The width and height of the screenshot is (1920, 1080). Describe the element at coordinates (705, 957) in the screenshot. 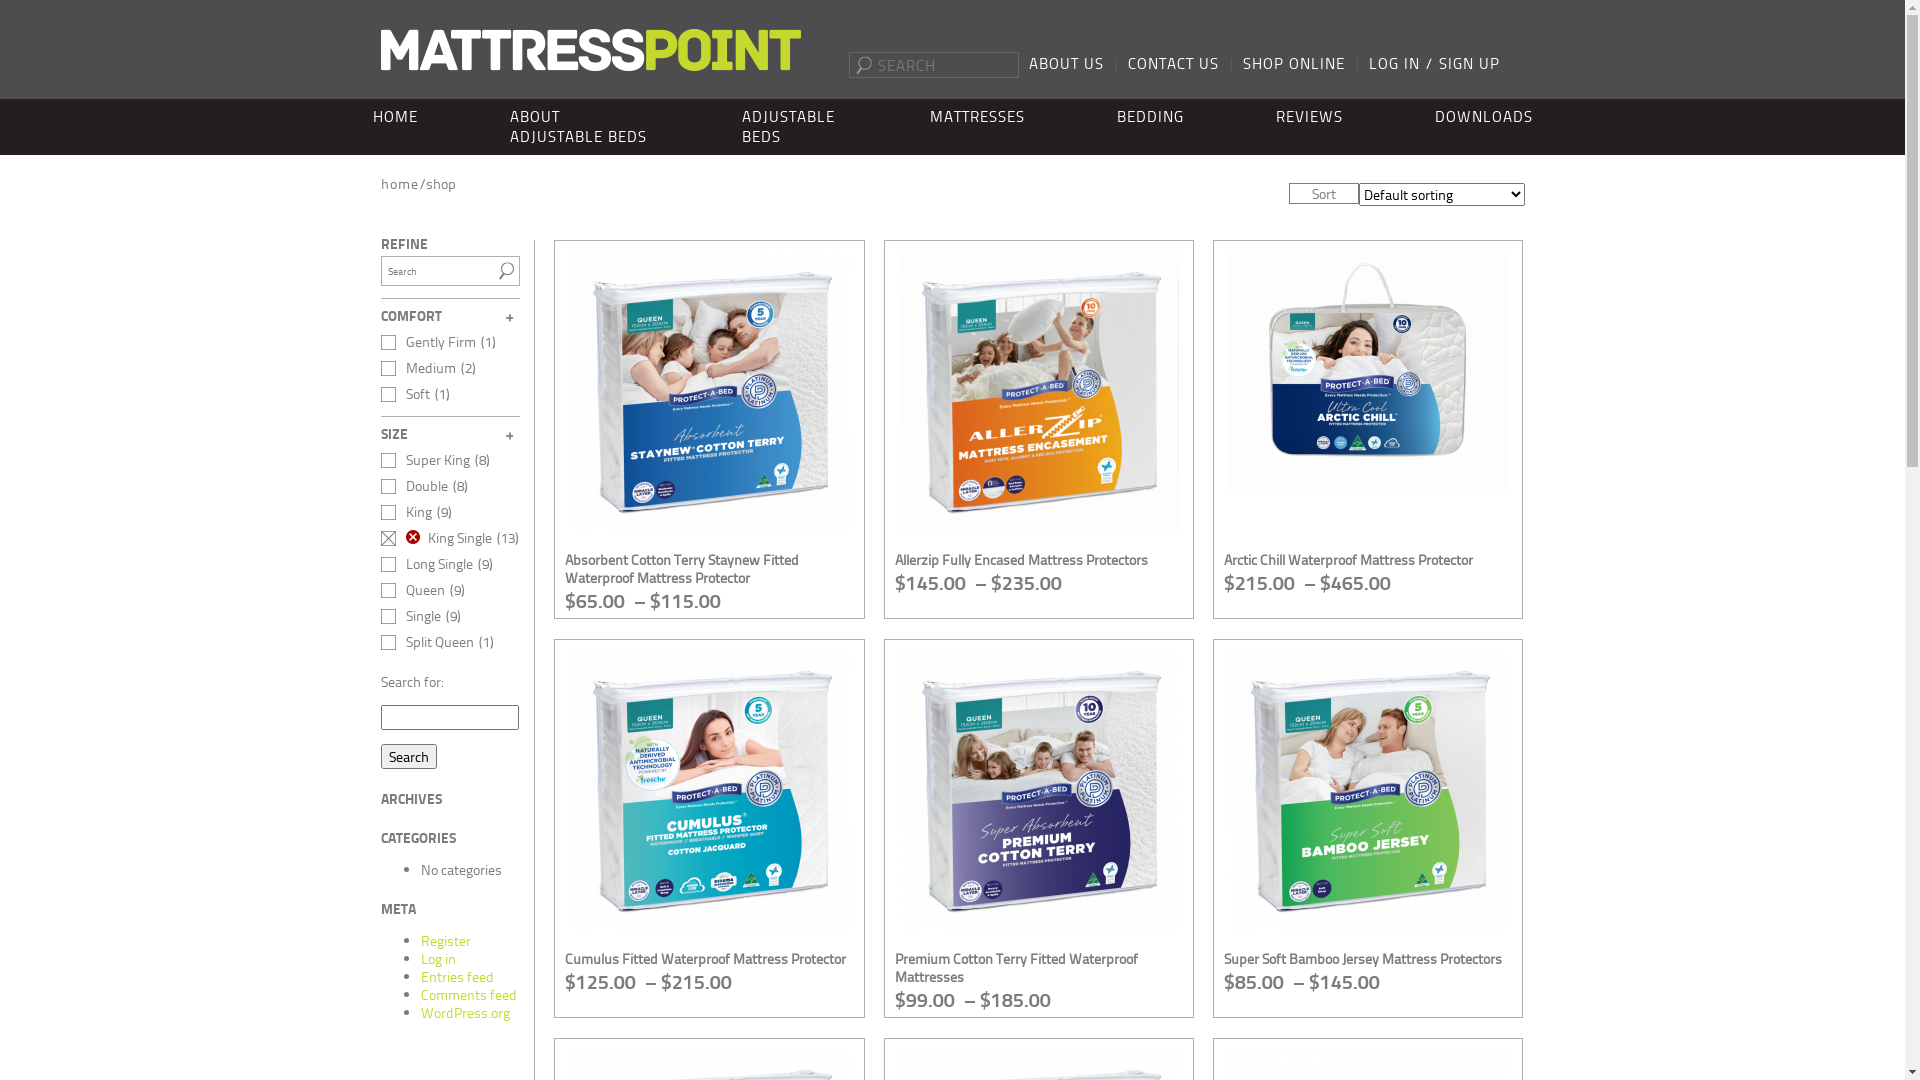

I see `'Cumulus Fitted Waterproof Mattress Protector'` at that location.